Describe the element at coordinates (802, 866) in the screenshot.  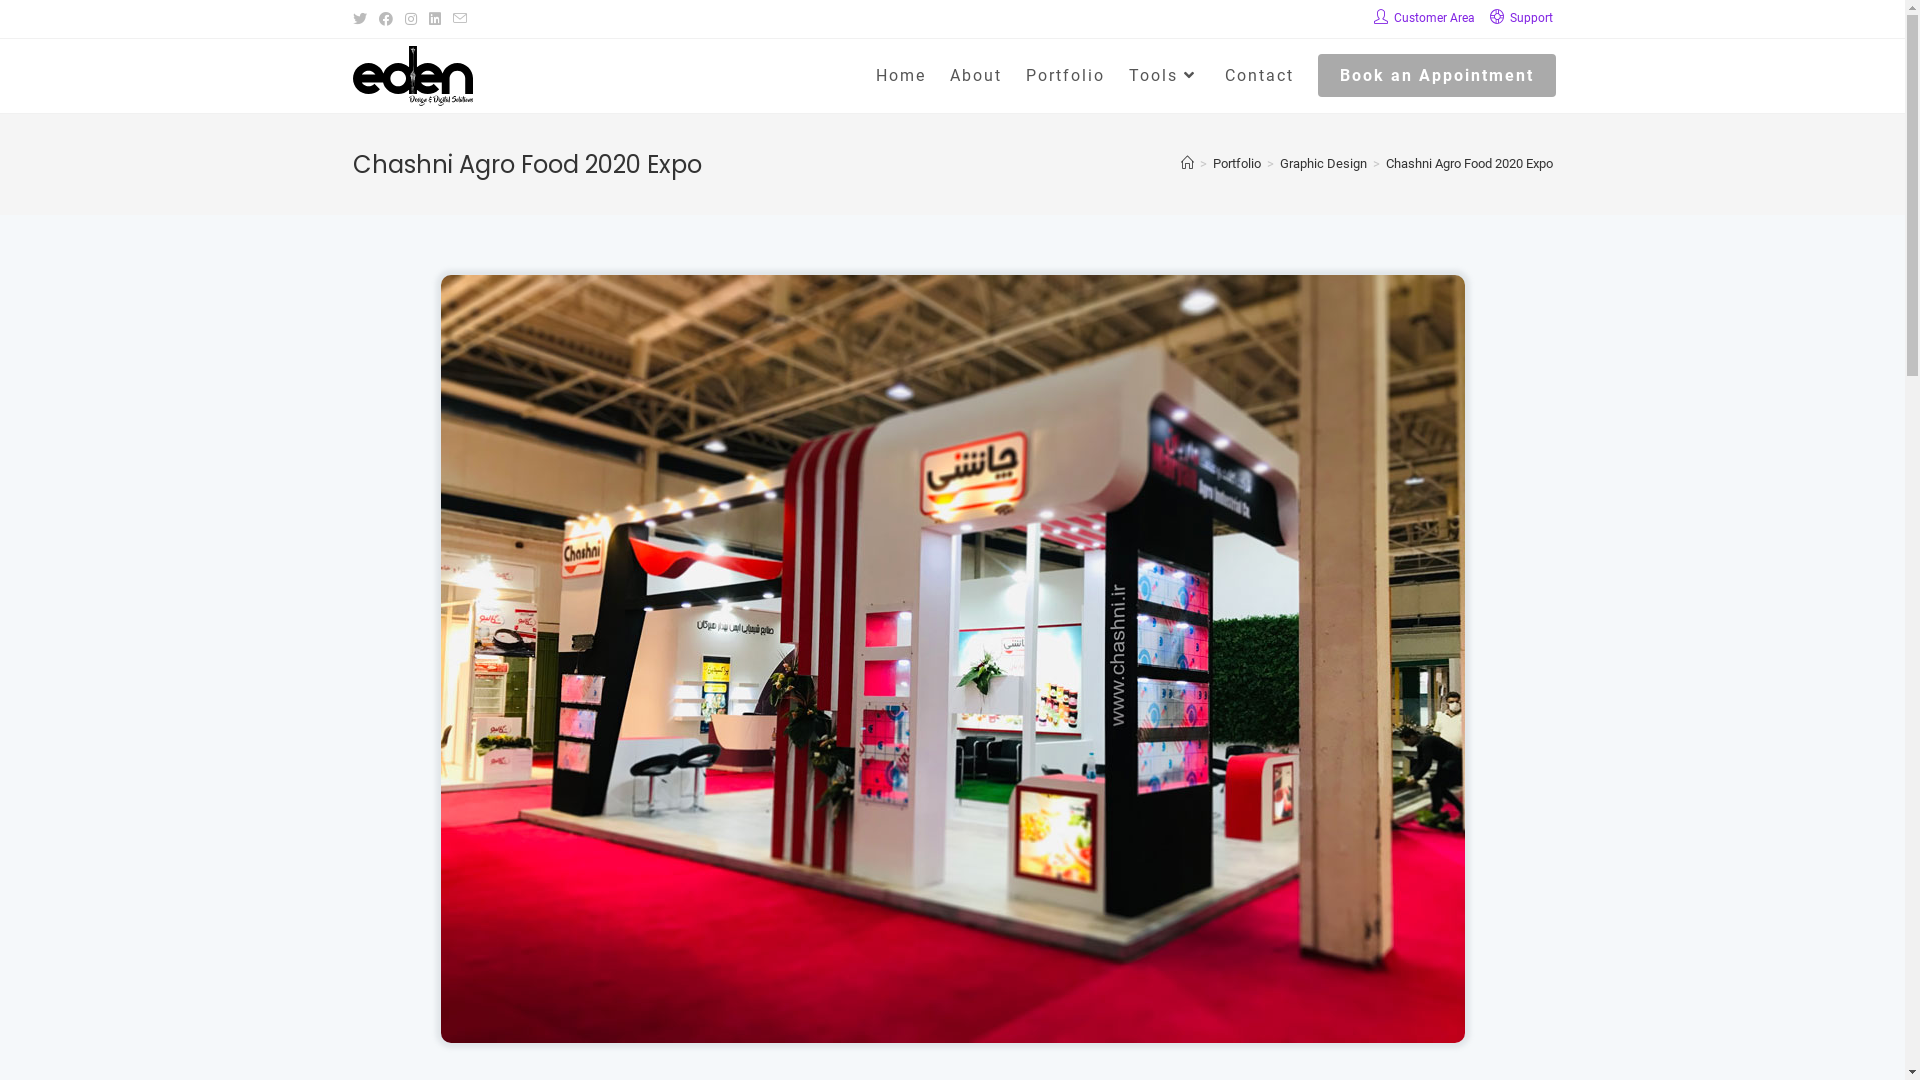
I see `'Billboard Design'` at that location.